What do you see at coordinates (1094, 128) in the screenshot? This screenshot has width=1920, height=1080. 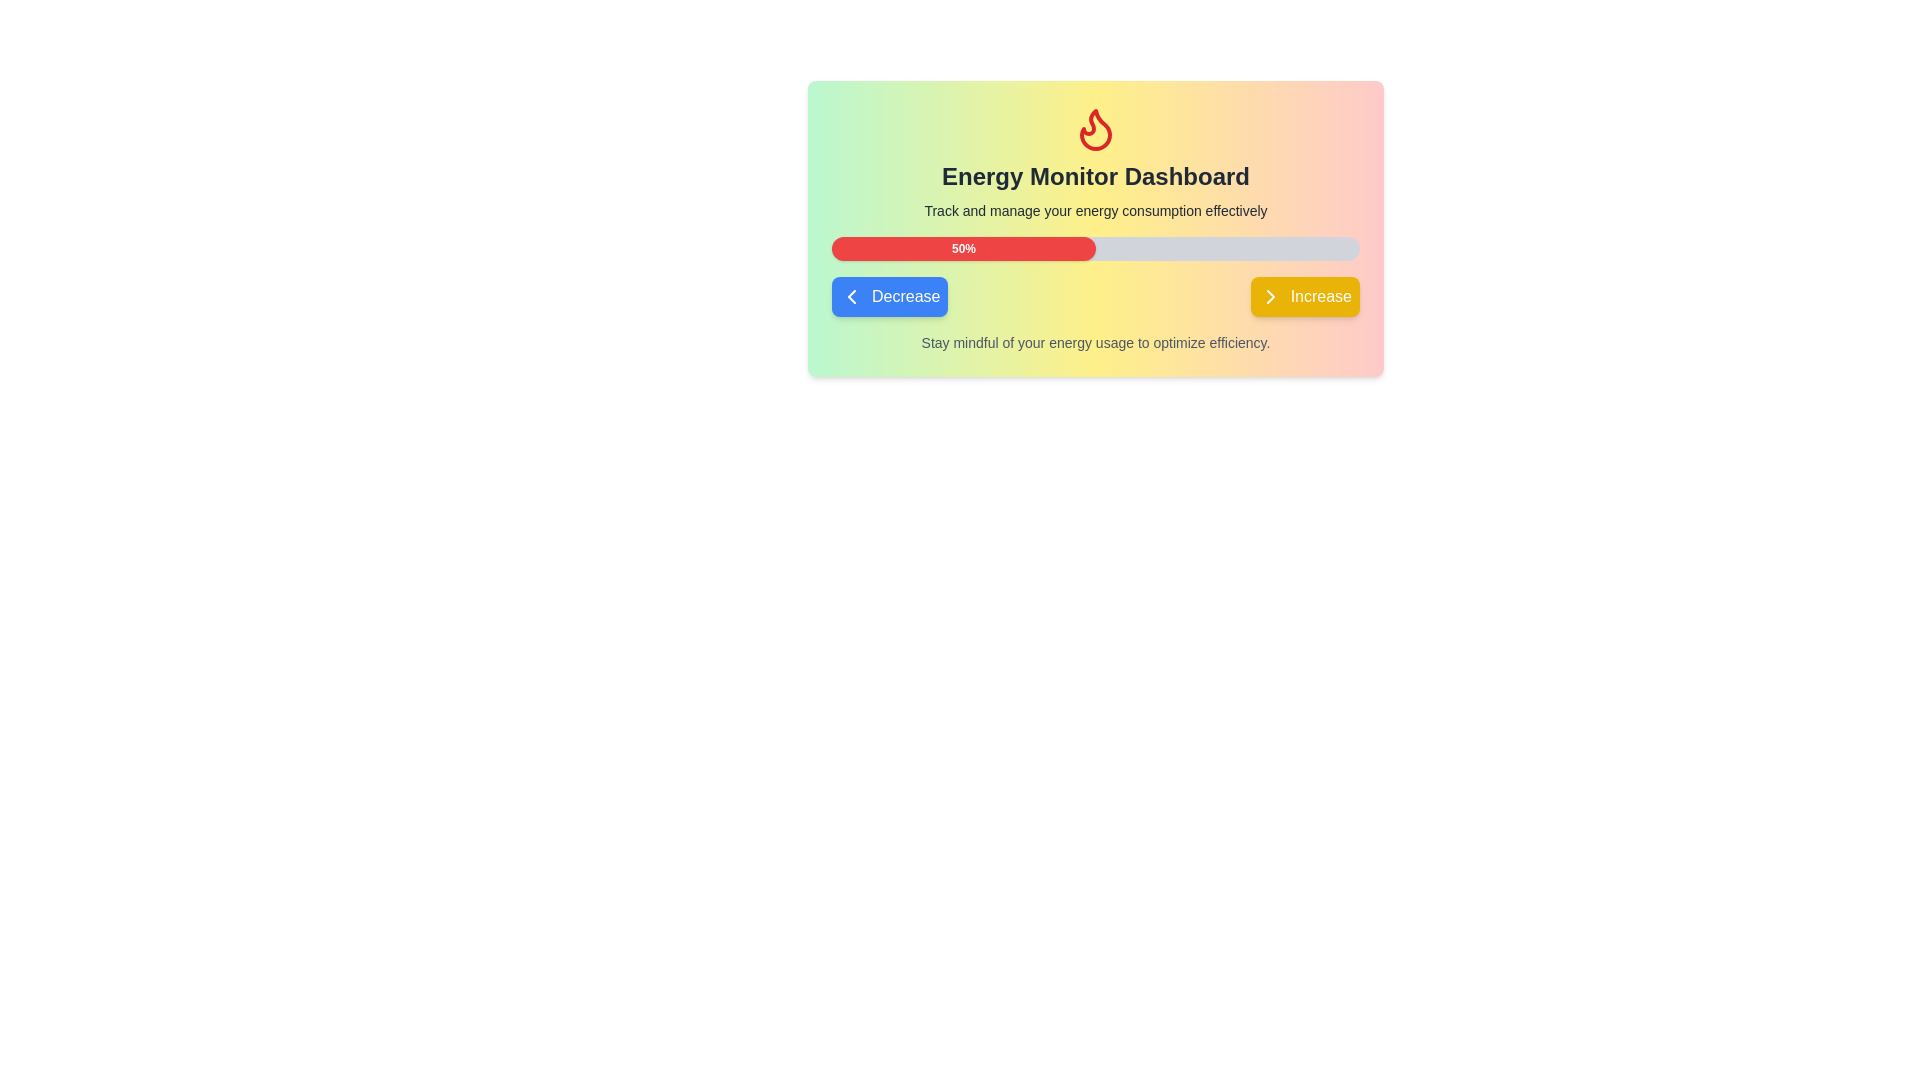 I see `the energy icon located at the top center of the card, directly above the 'Energy Monitor Dashboard' text` at bounding box center [1094, 128].